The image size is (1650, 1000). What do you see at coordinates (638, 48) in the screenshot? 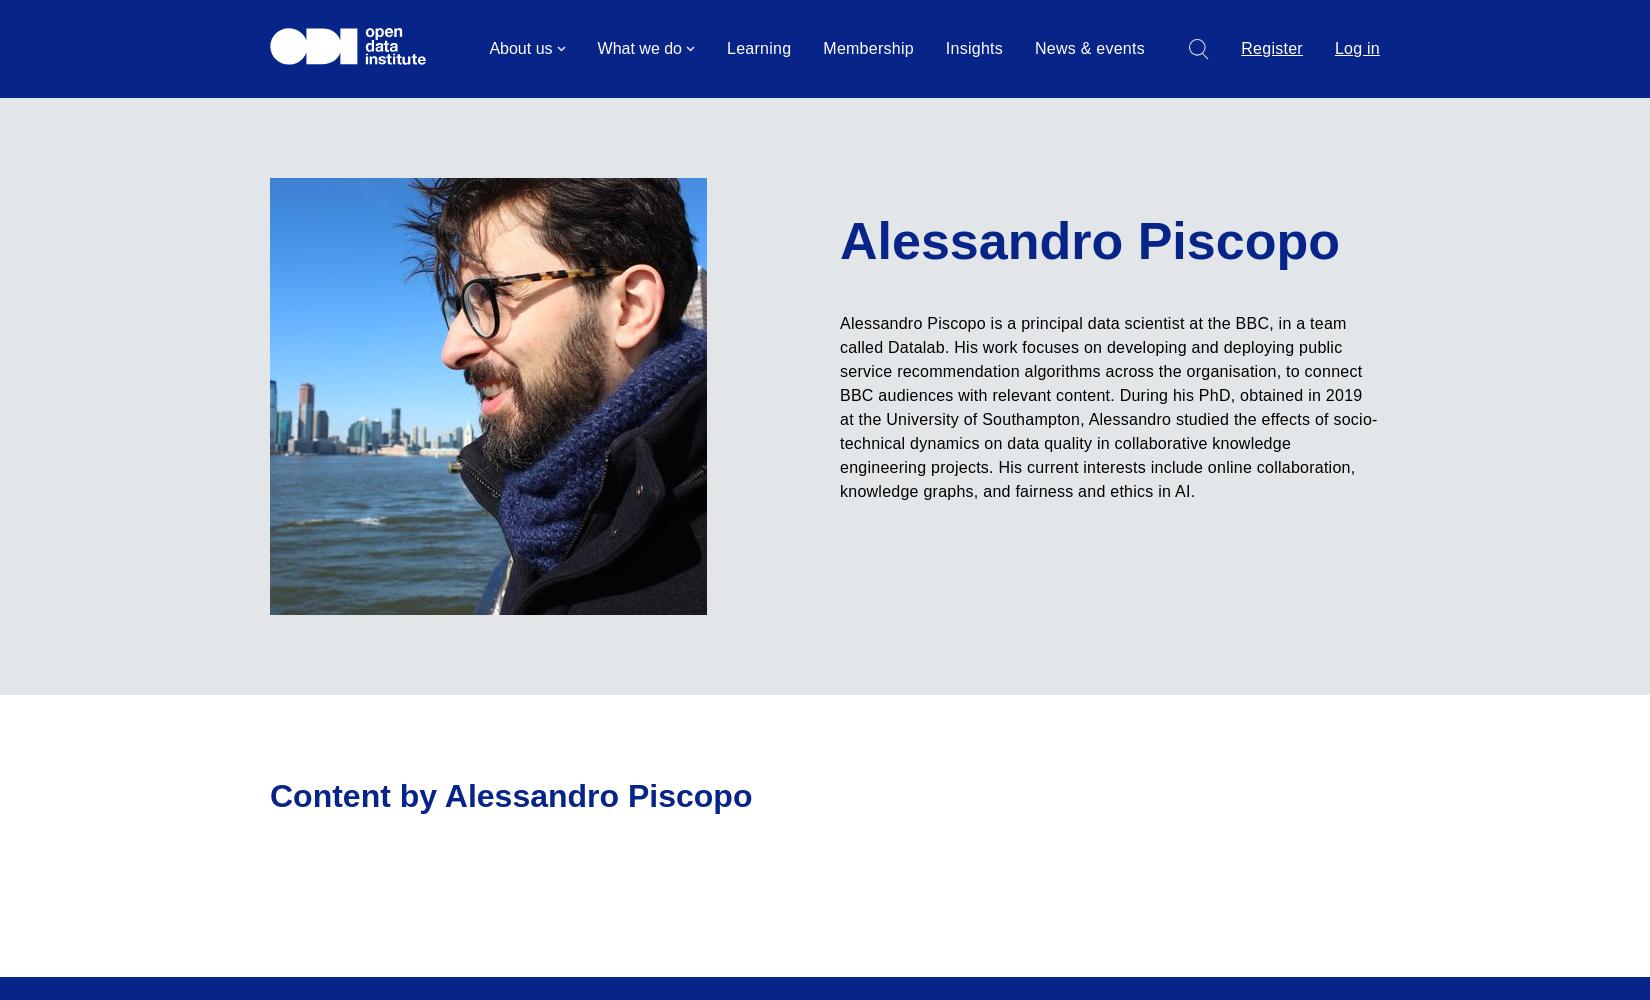
I see `'What we do'` at bounding box center [638, 48].